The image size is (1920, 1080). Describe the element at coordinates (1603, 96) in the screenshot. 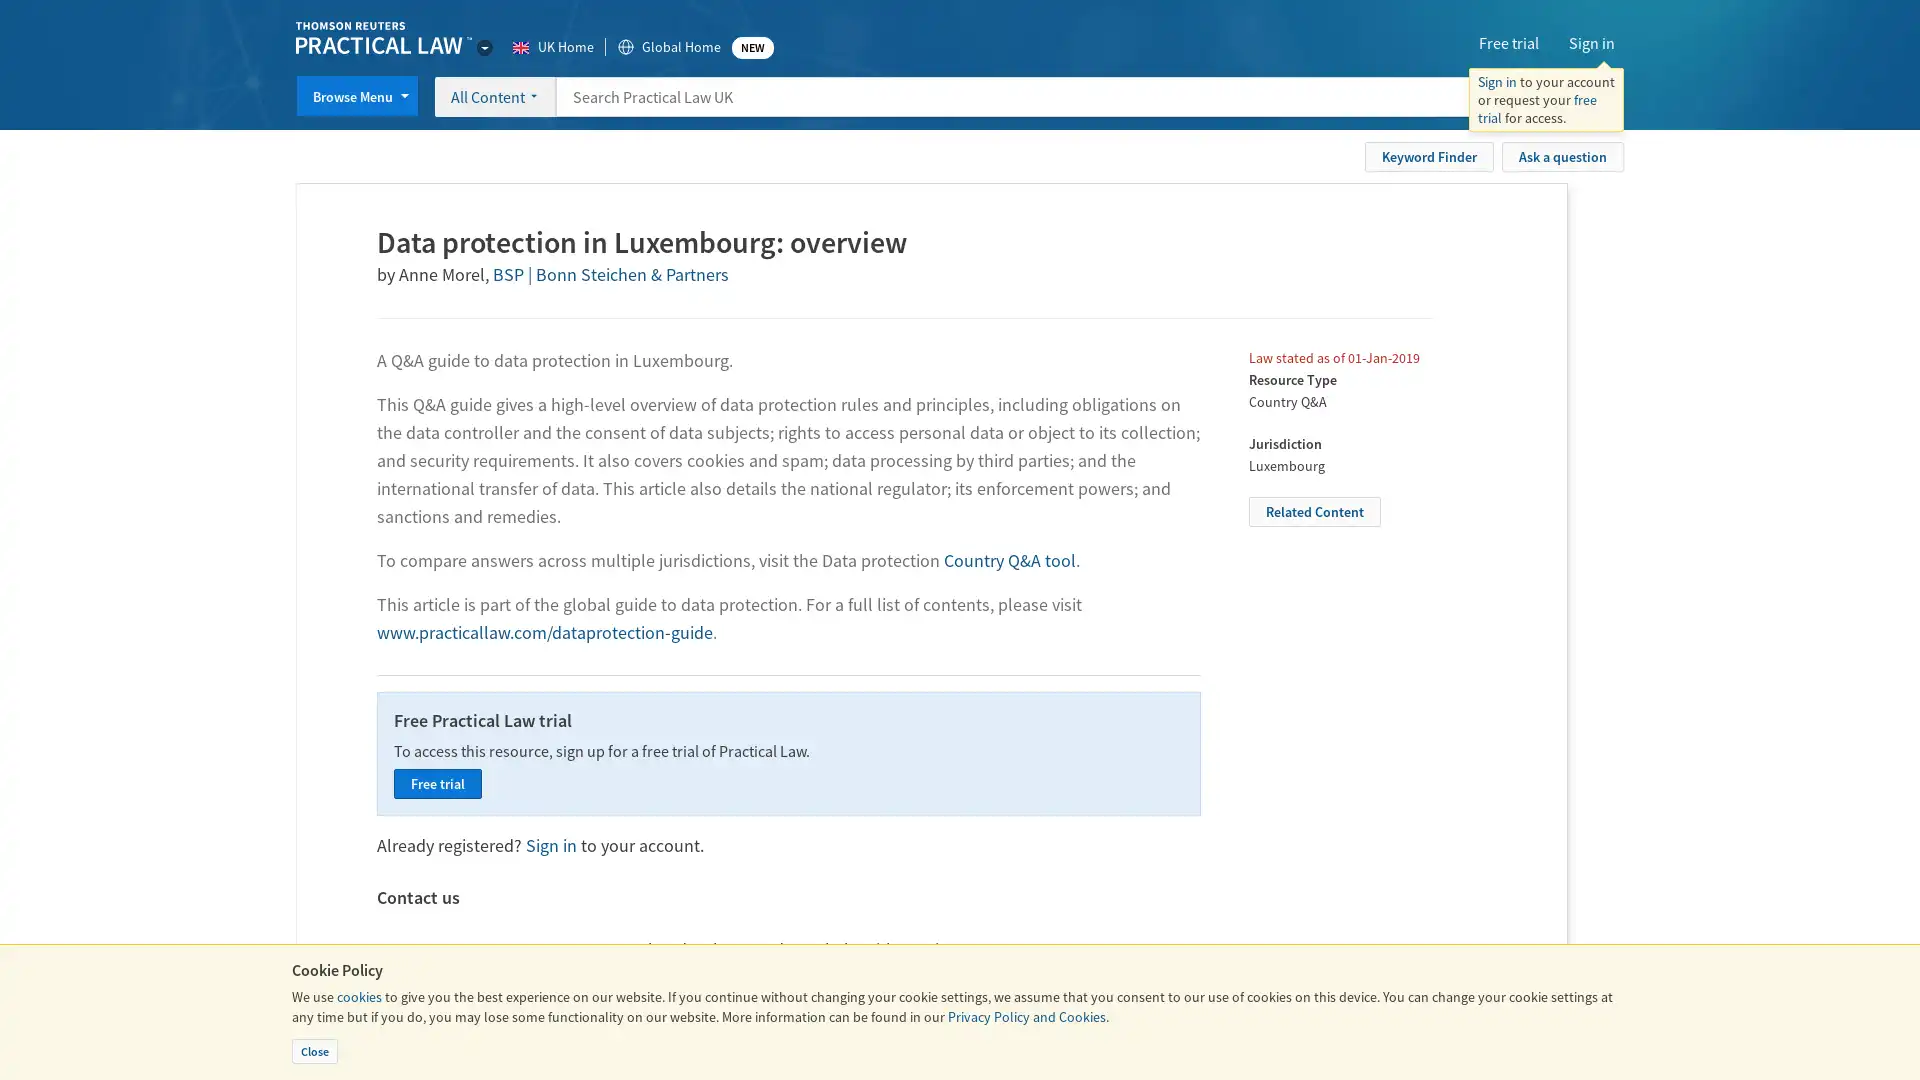

I see `Search Home` at that location.